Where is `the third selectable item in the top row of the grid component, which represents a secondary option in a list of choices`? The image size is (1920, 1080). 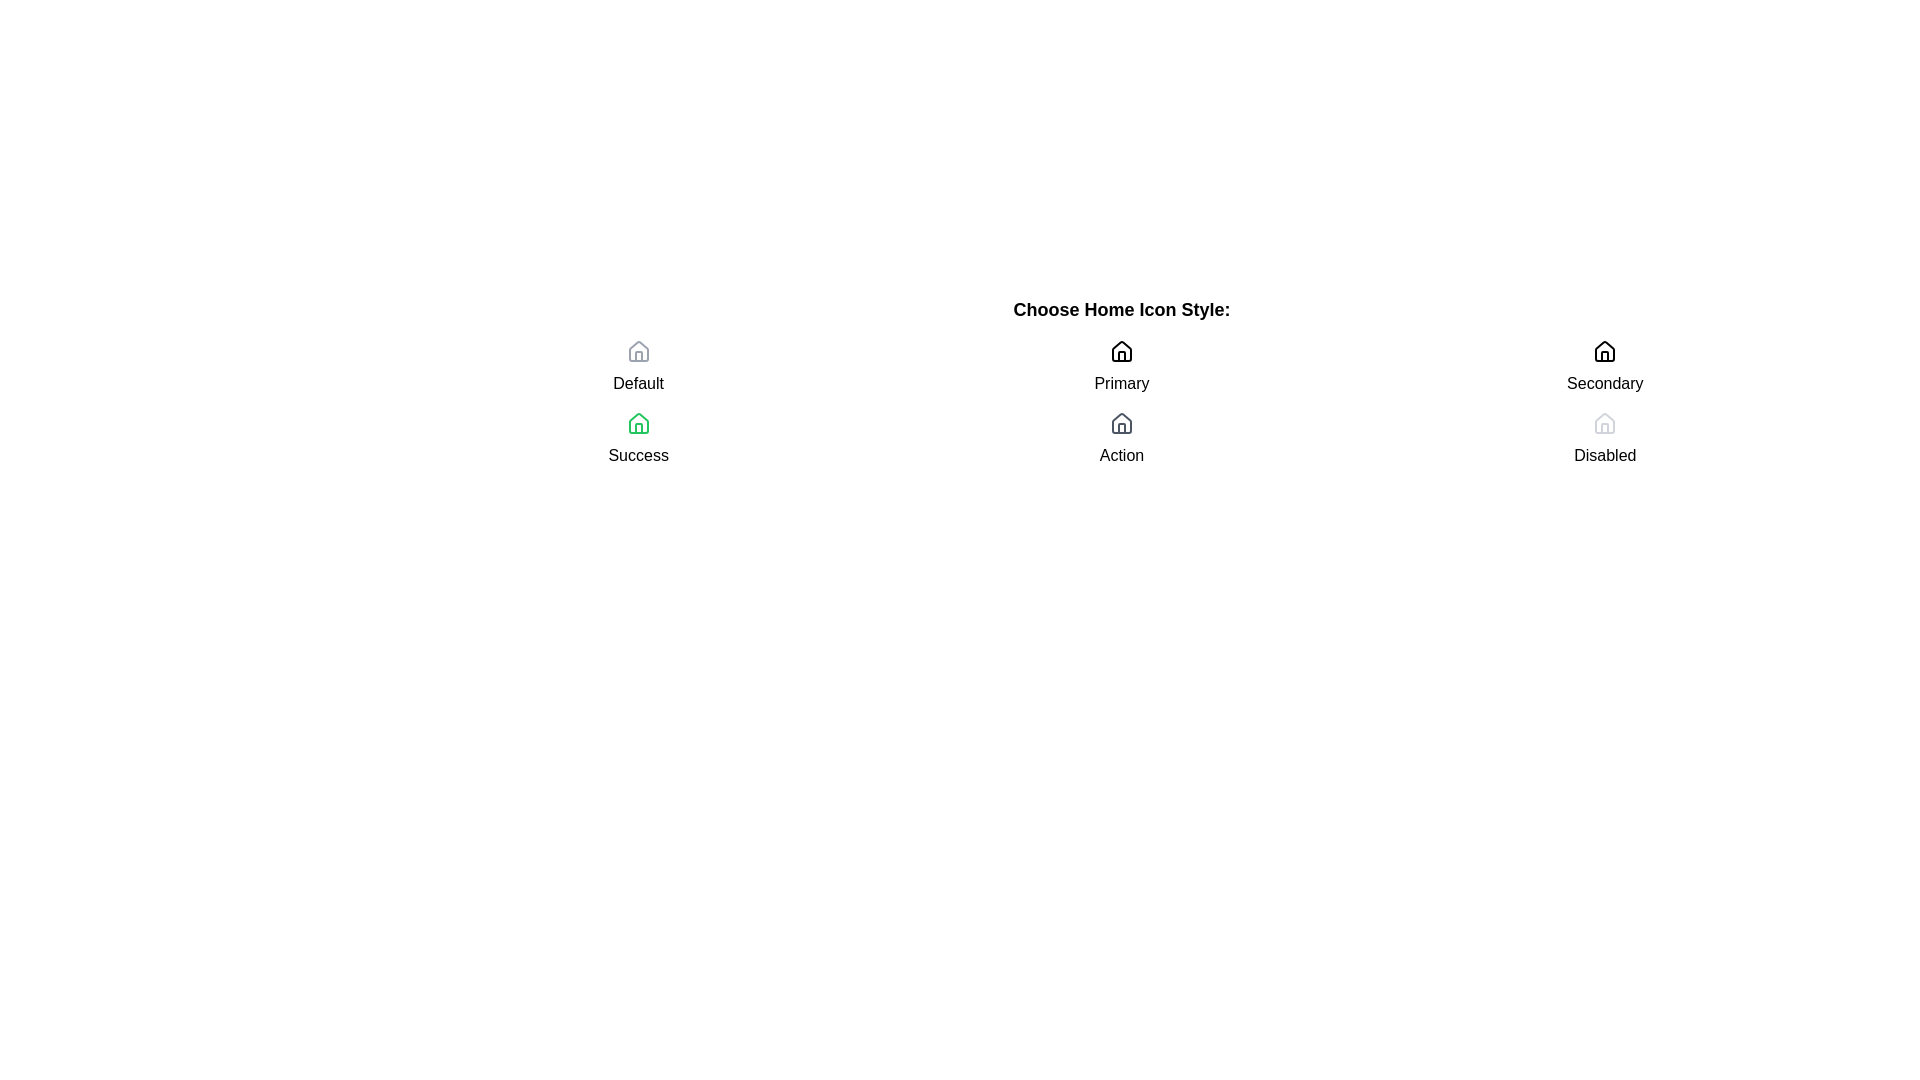
the third selectable item in the top row of the grid component, which represents a secondary option in a list of choices is located at coordinates (1605, 367).